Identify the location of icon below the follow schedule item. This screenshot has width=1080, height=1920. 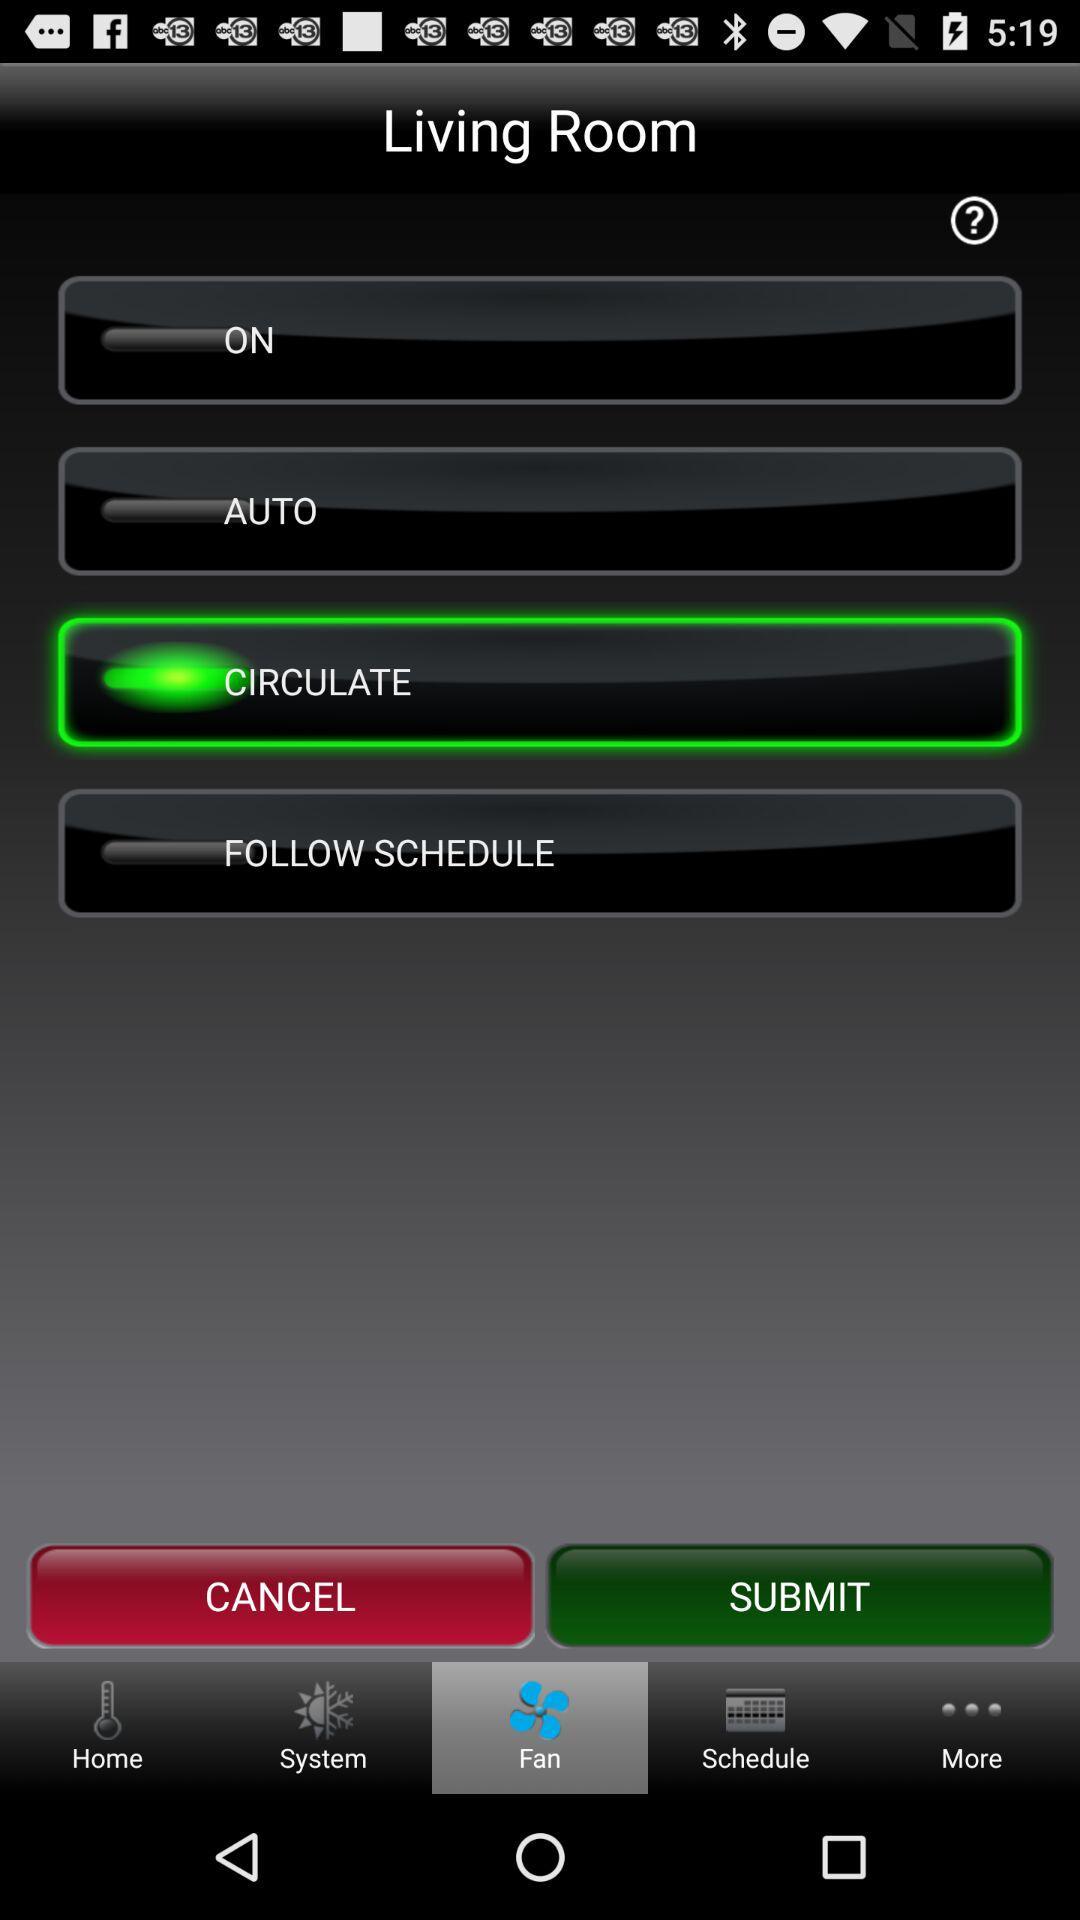
(280, 1595).